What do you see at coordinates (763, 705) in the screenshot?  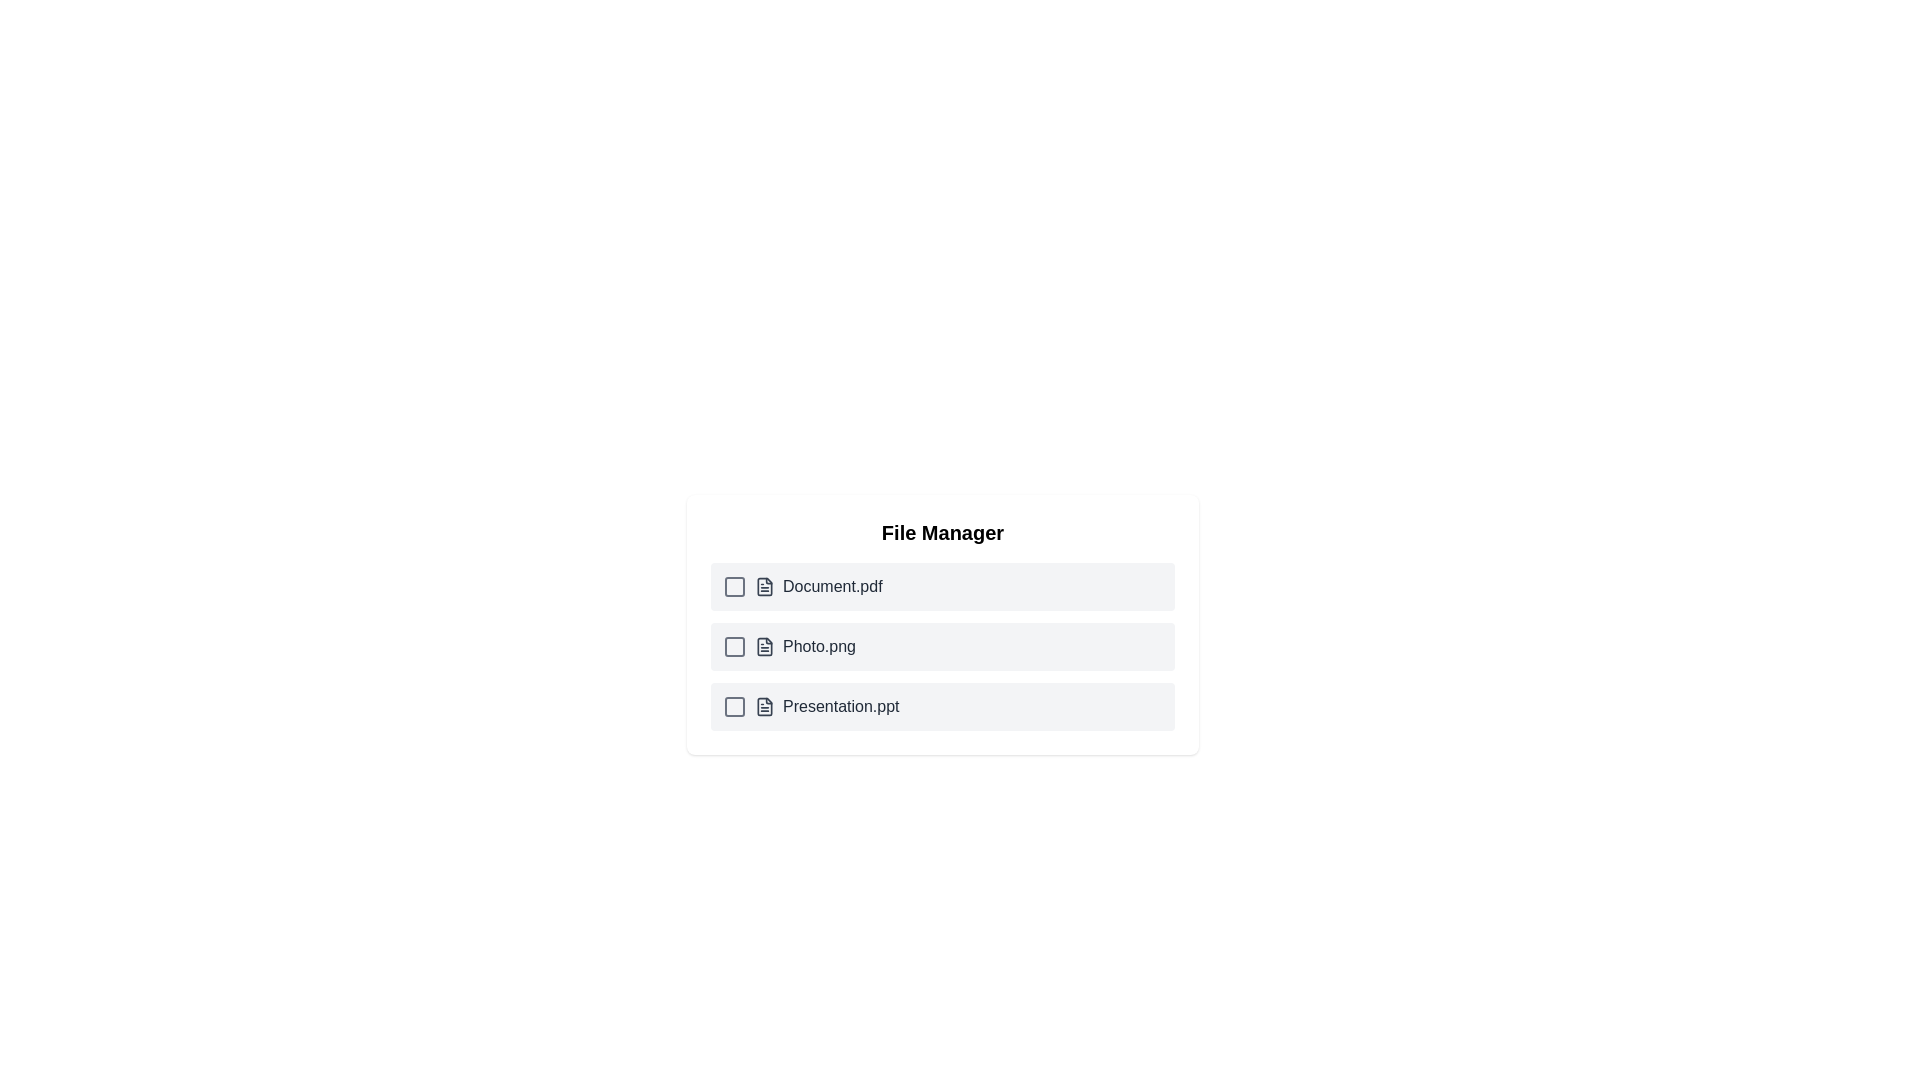 I see `the text document icon located to the left of 'Presentation.ppt' in the third row of the file management interface` at bounding box center [763, 705].